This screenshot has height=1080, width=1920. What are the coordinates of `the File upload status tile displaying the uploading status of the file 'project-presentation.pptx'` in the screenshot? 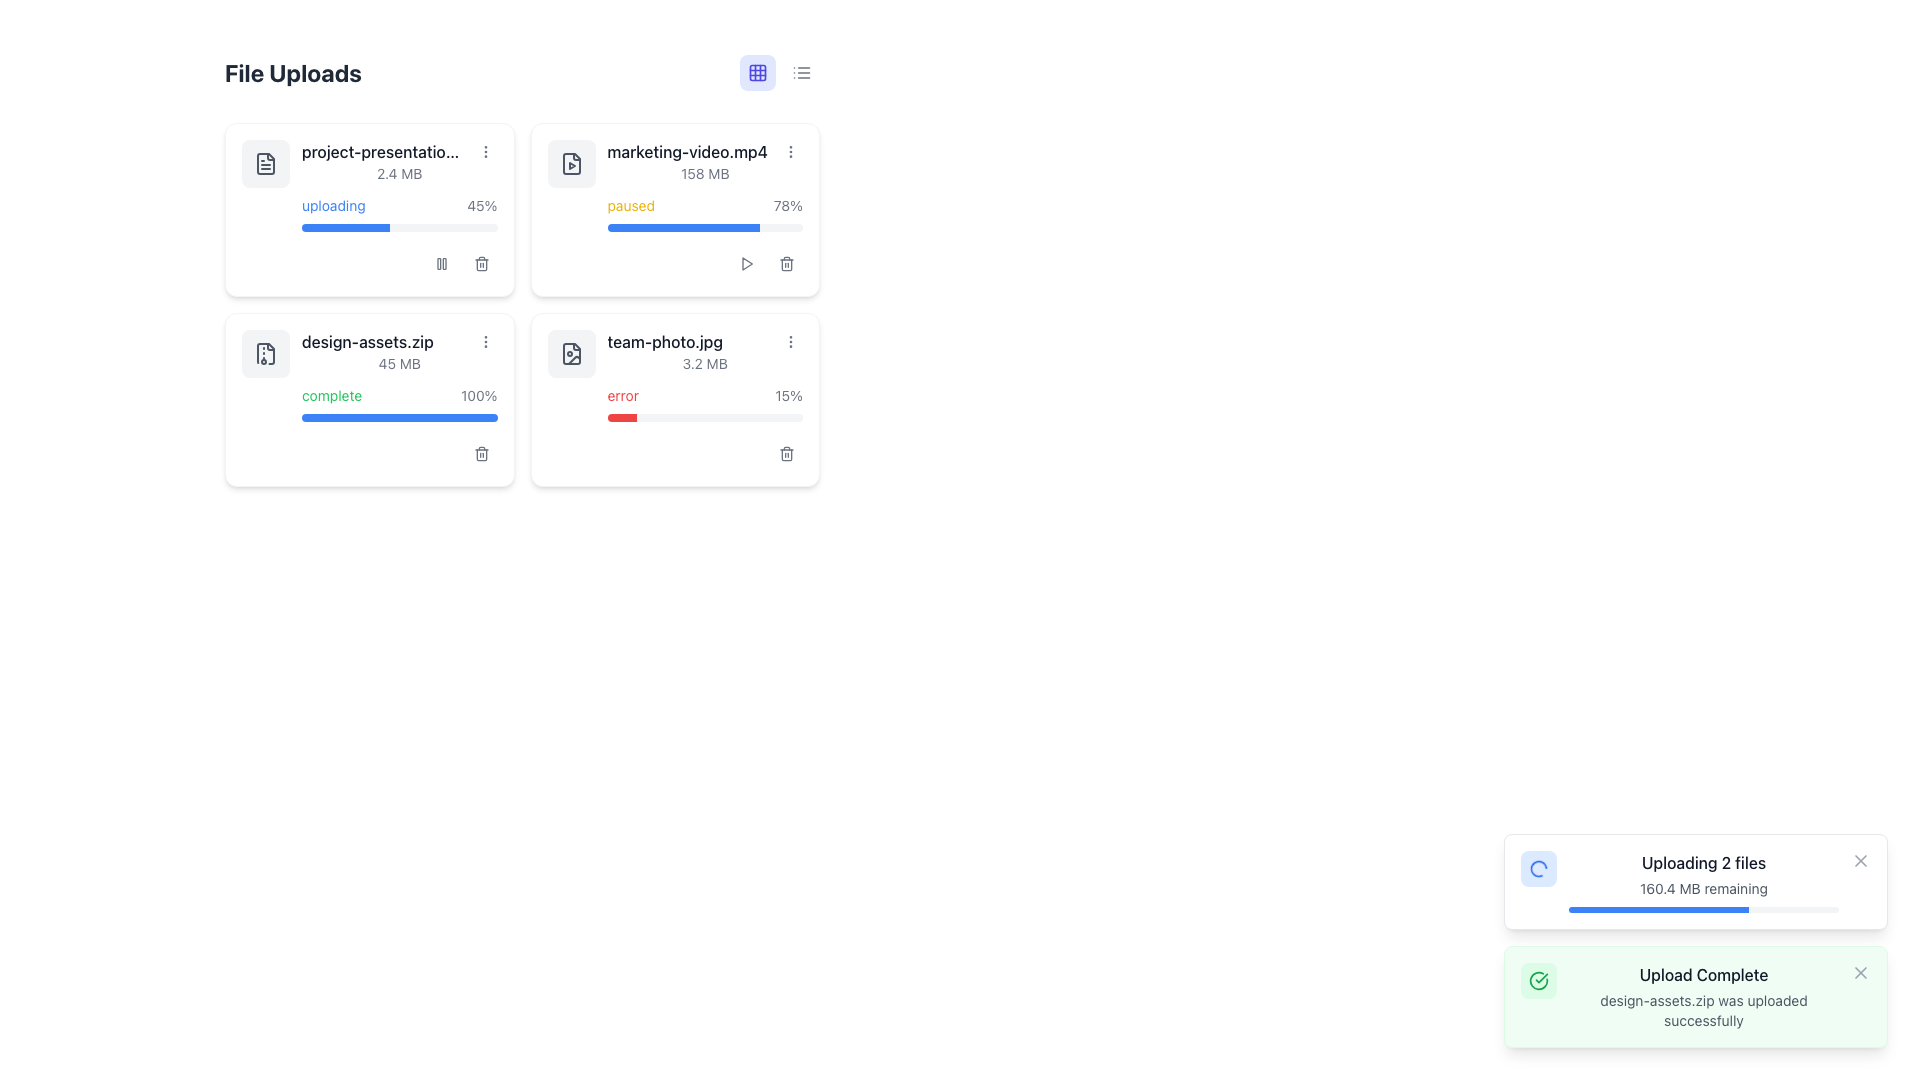 It's located at (399, 185).